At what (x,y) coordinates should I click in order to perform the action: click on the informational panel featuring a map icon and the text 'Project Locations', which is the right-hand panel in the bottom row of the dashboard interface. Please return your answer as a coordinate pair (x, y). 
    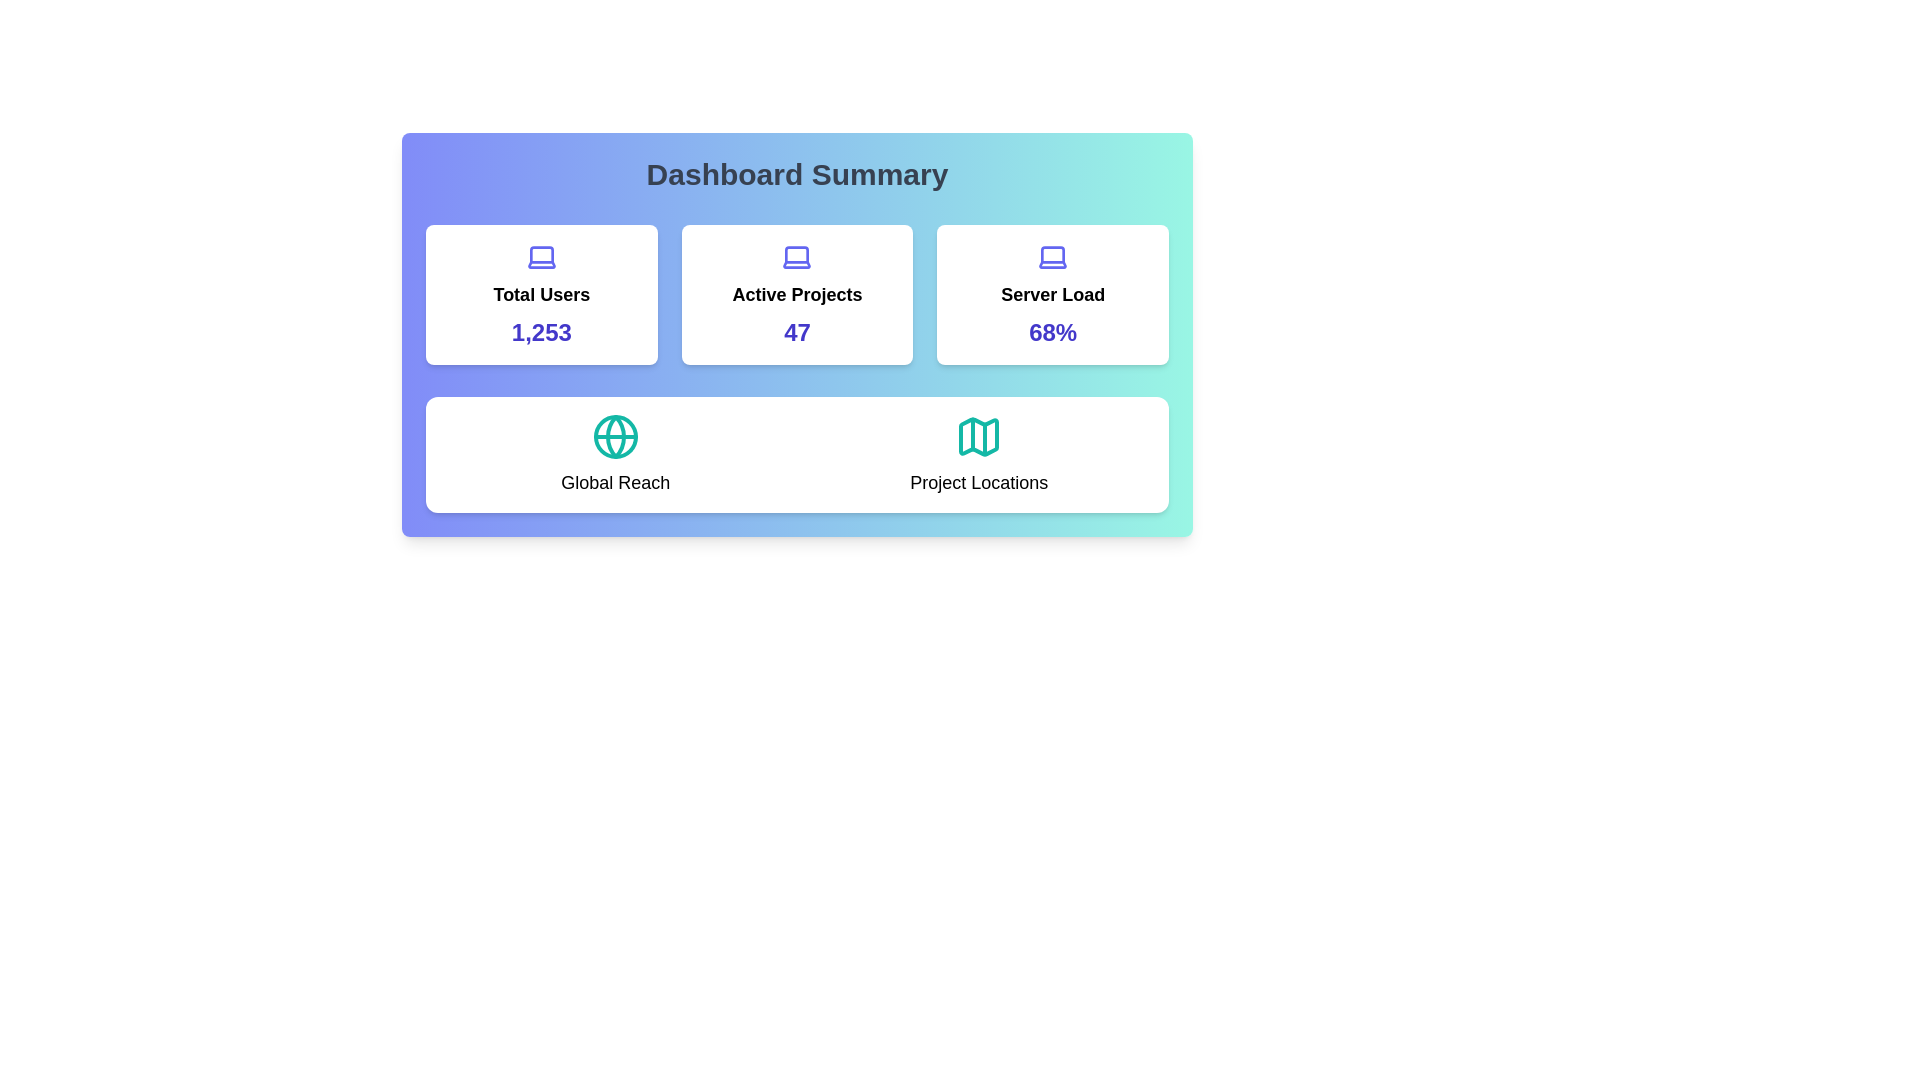
    Looking at the image, I should click on (979, 455).